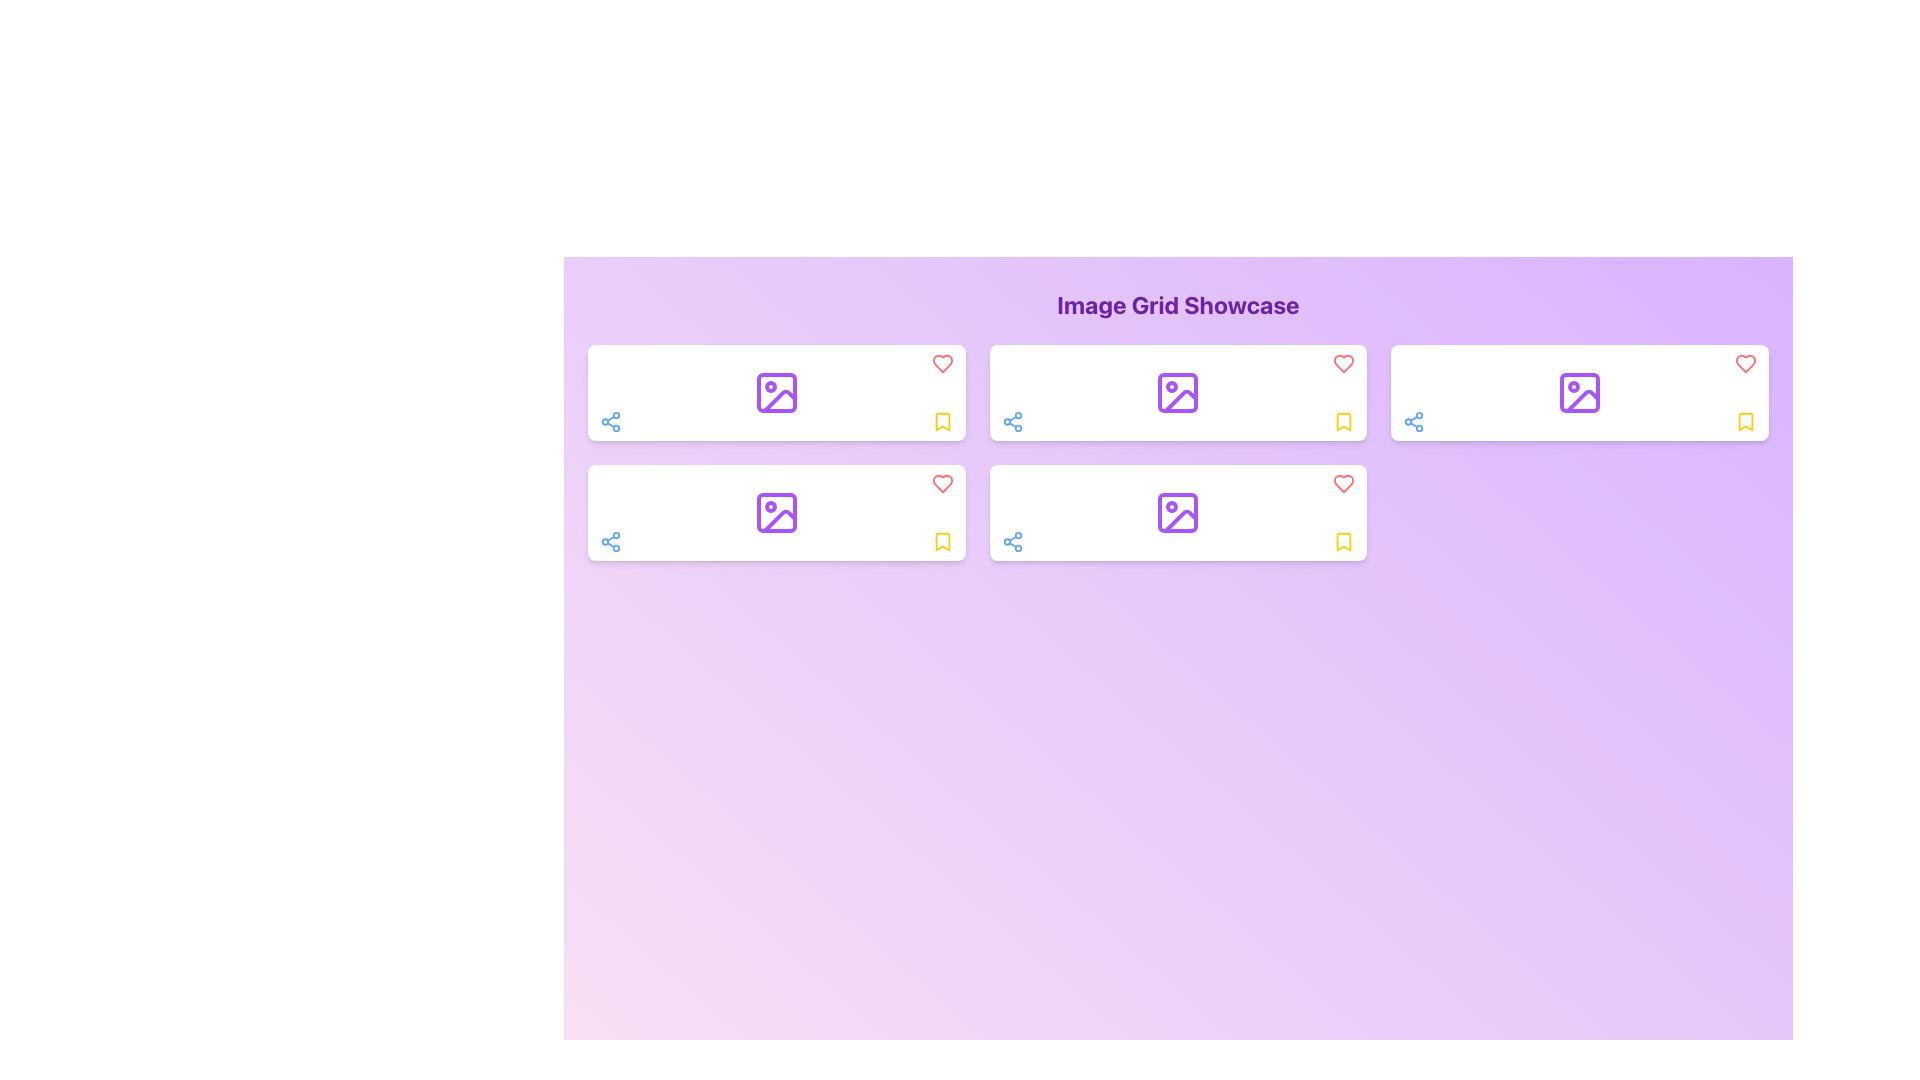  What do you see at coordinates (941, 420) in the screenshot?
I see `the interactive bookmark icon located in the bottom-right corner of the upper right card in the grid` at bounding box center [941, 420].